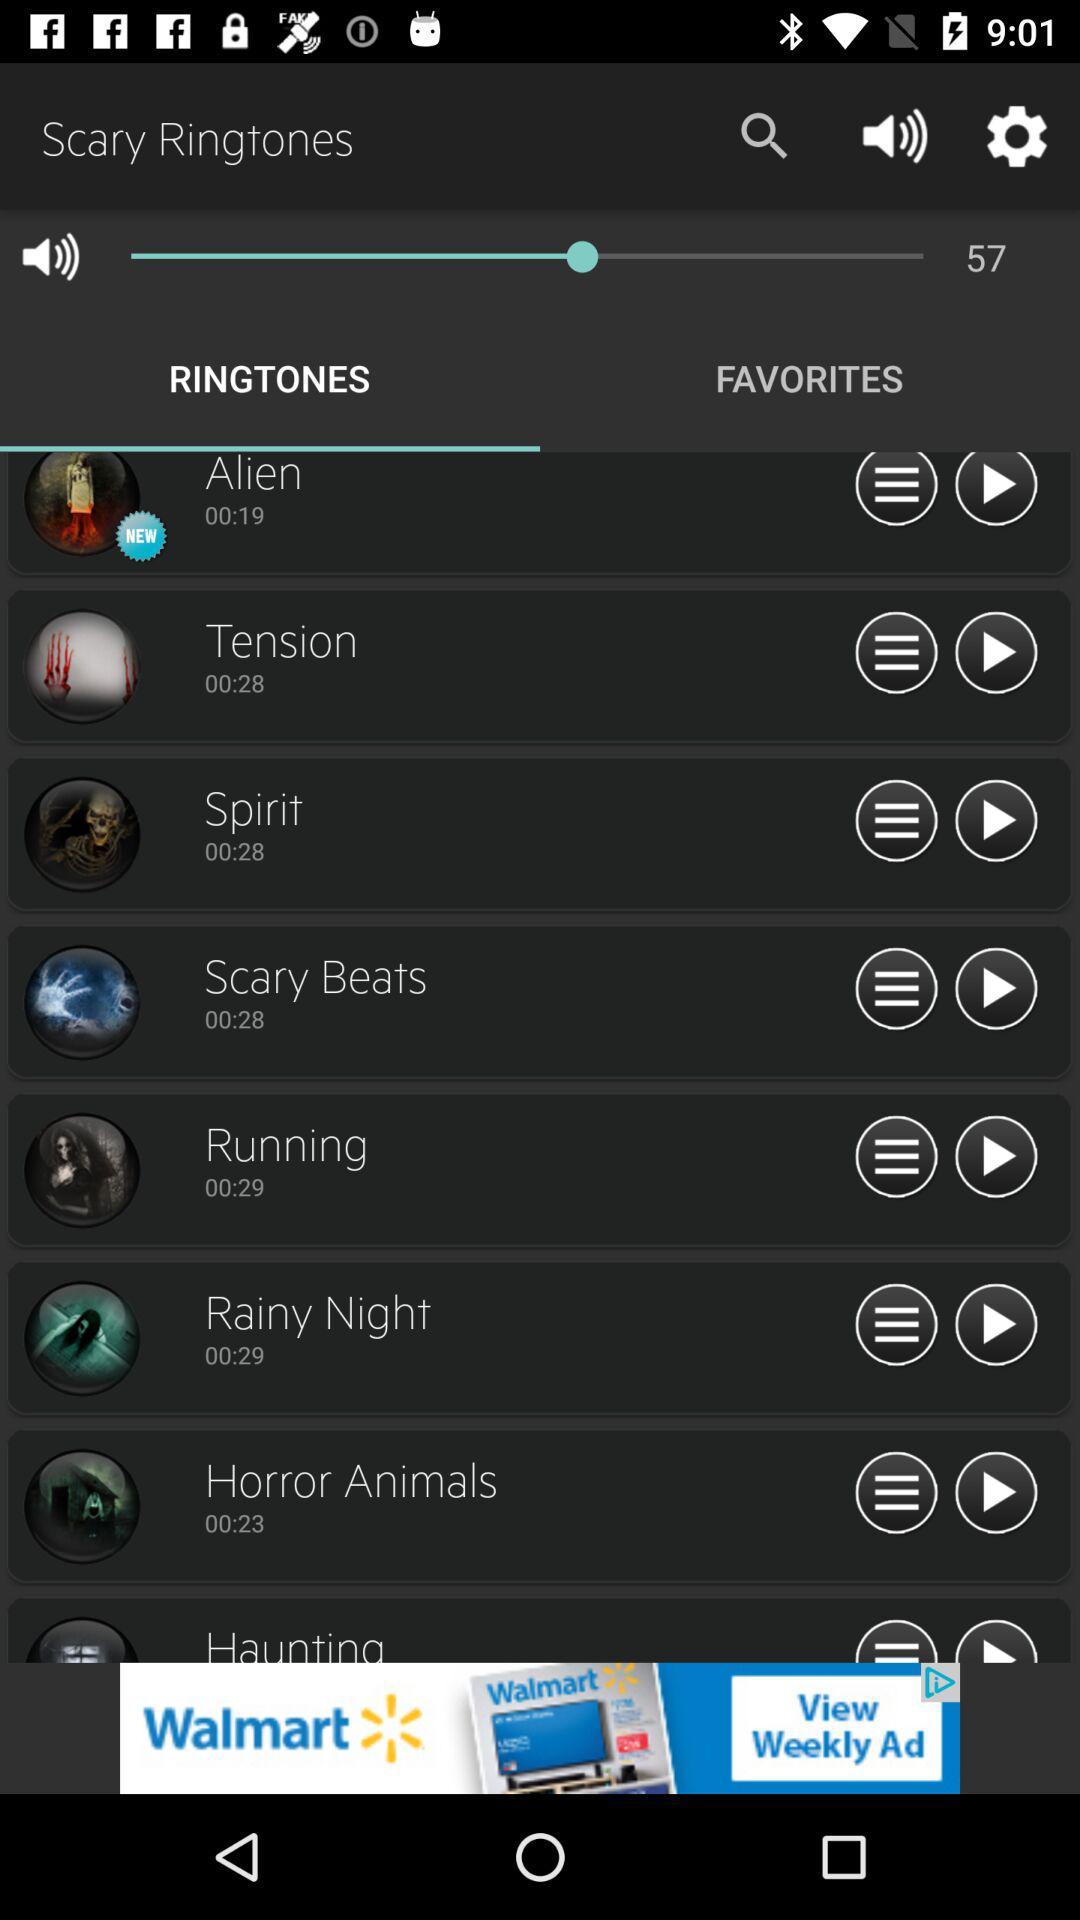 The height and width of the screenshot is (1920, 1080). I want to click on open menu, so click(895, 653).